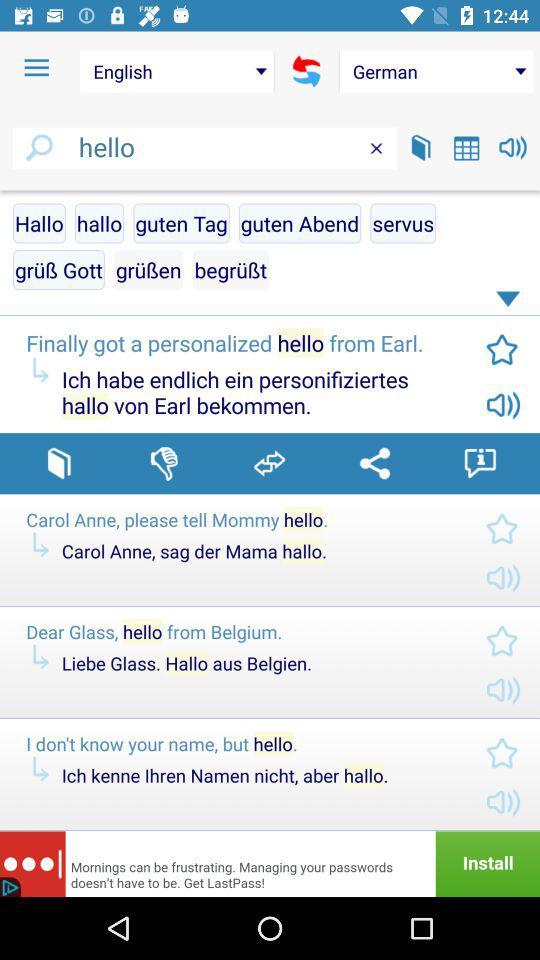 The height and width of the screenshot is (960, 540). I want to click on switch sound option, so click(513, 146).